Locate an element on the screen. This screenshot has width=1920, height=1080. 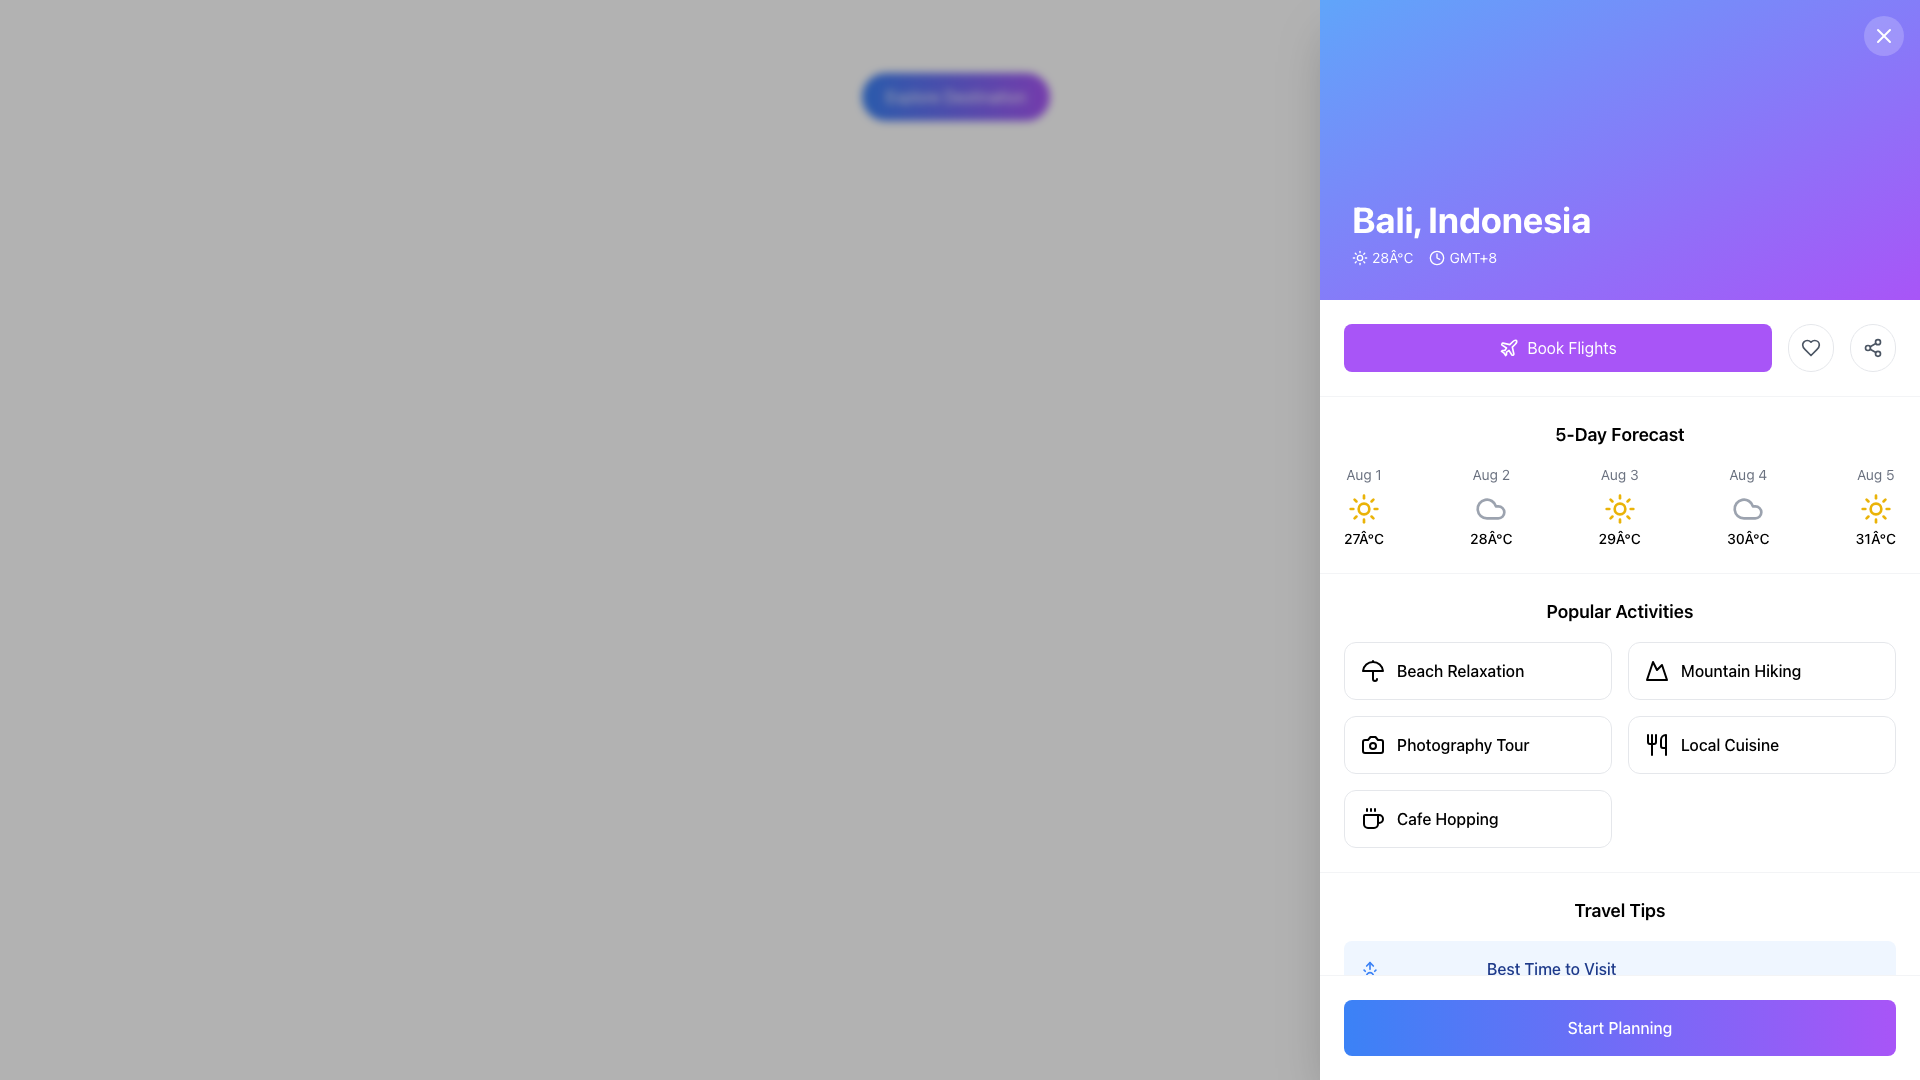
the flight booking button located below the title 'Bali, Indonesia', which is the first button in a group of three is located at coordinates (1557, 346).